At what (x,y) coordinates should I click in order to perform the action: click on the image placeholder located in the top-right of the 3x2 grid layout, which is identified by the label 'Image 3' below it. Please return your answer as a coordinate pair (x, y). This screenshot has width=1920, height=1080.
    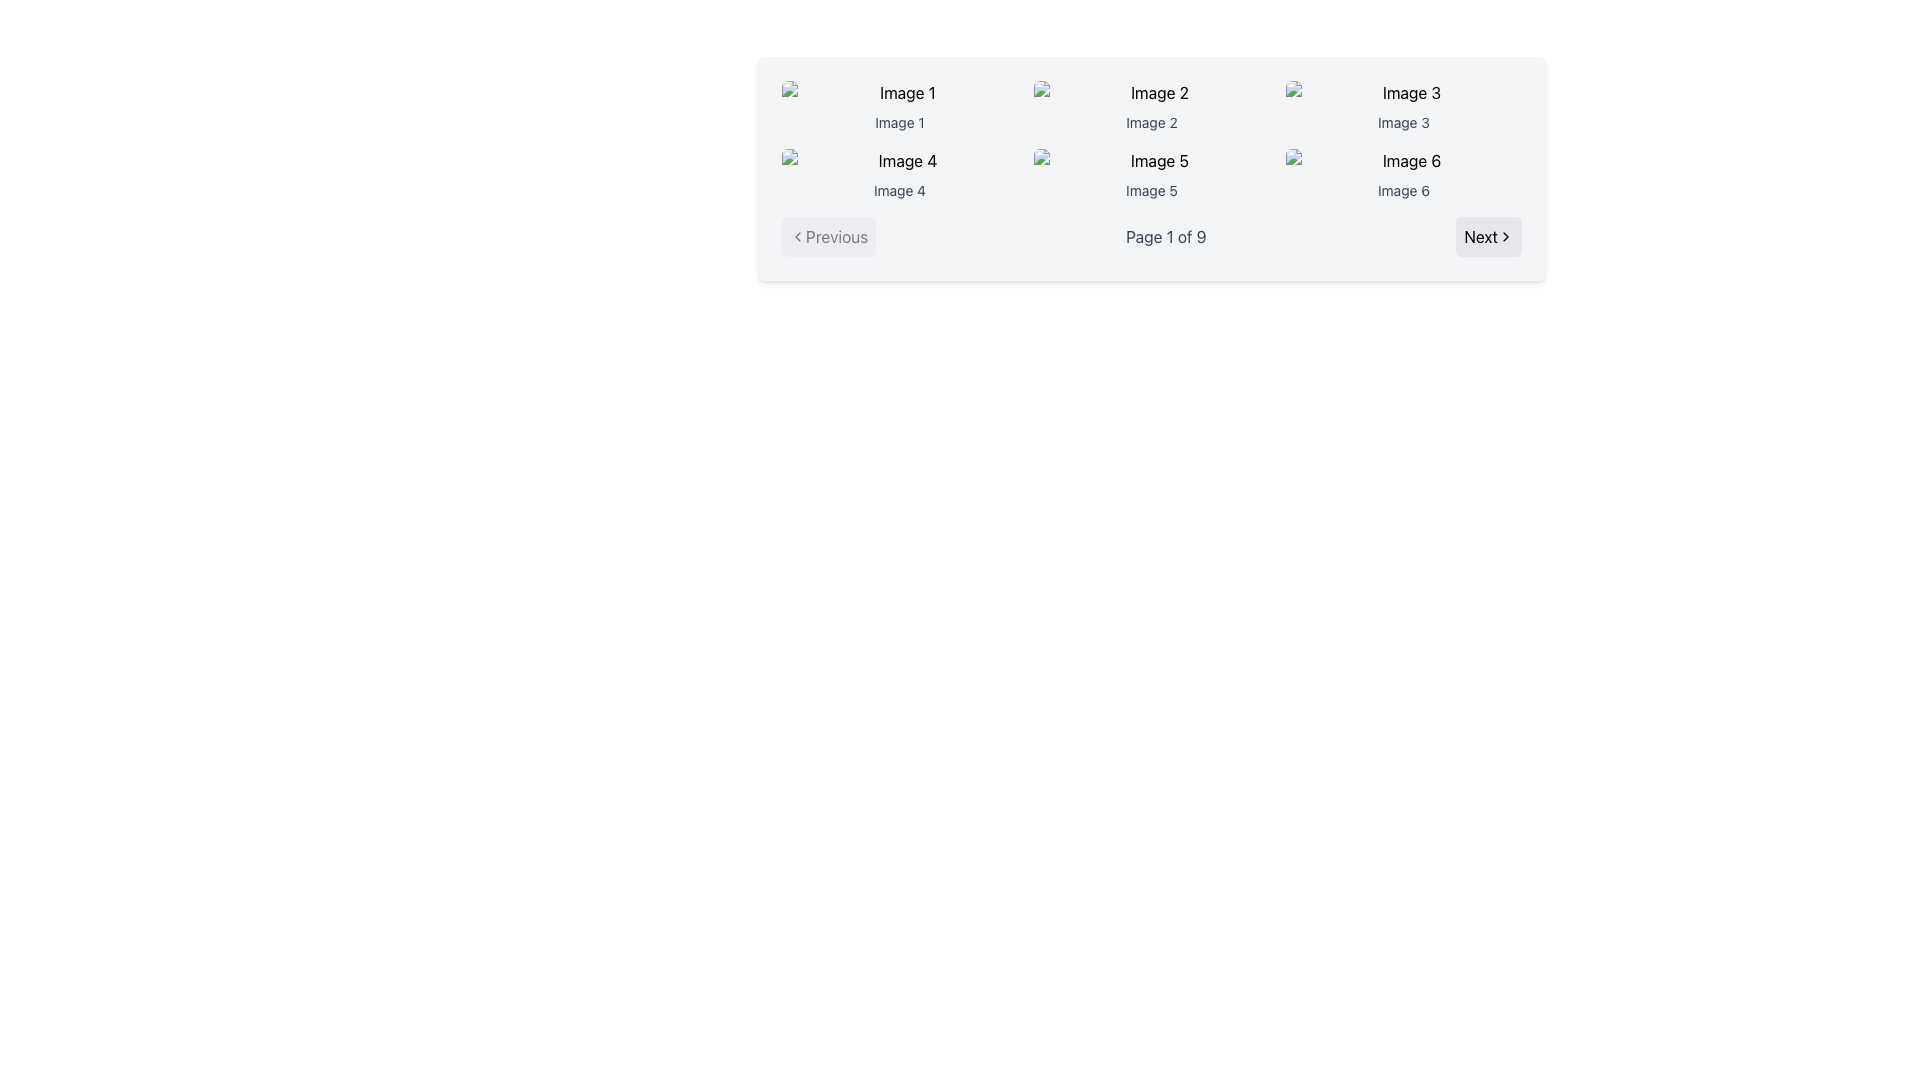
    Looking at the image, I should click on (1402, 92).